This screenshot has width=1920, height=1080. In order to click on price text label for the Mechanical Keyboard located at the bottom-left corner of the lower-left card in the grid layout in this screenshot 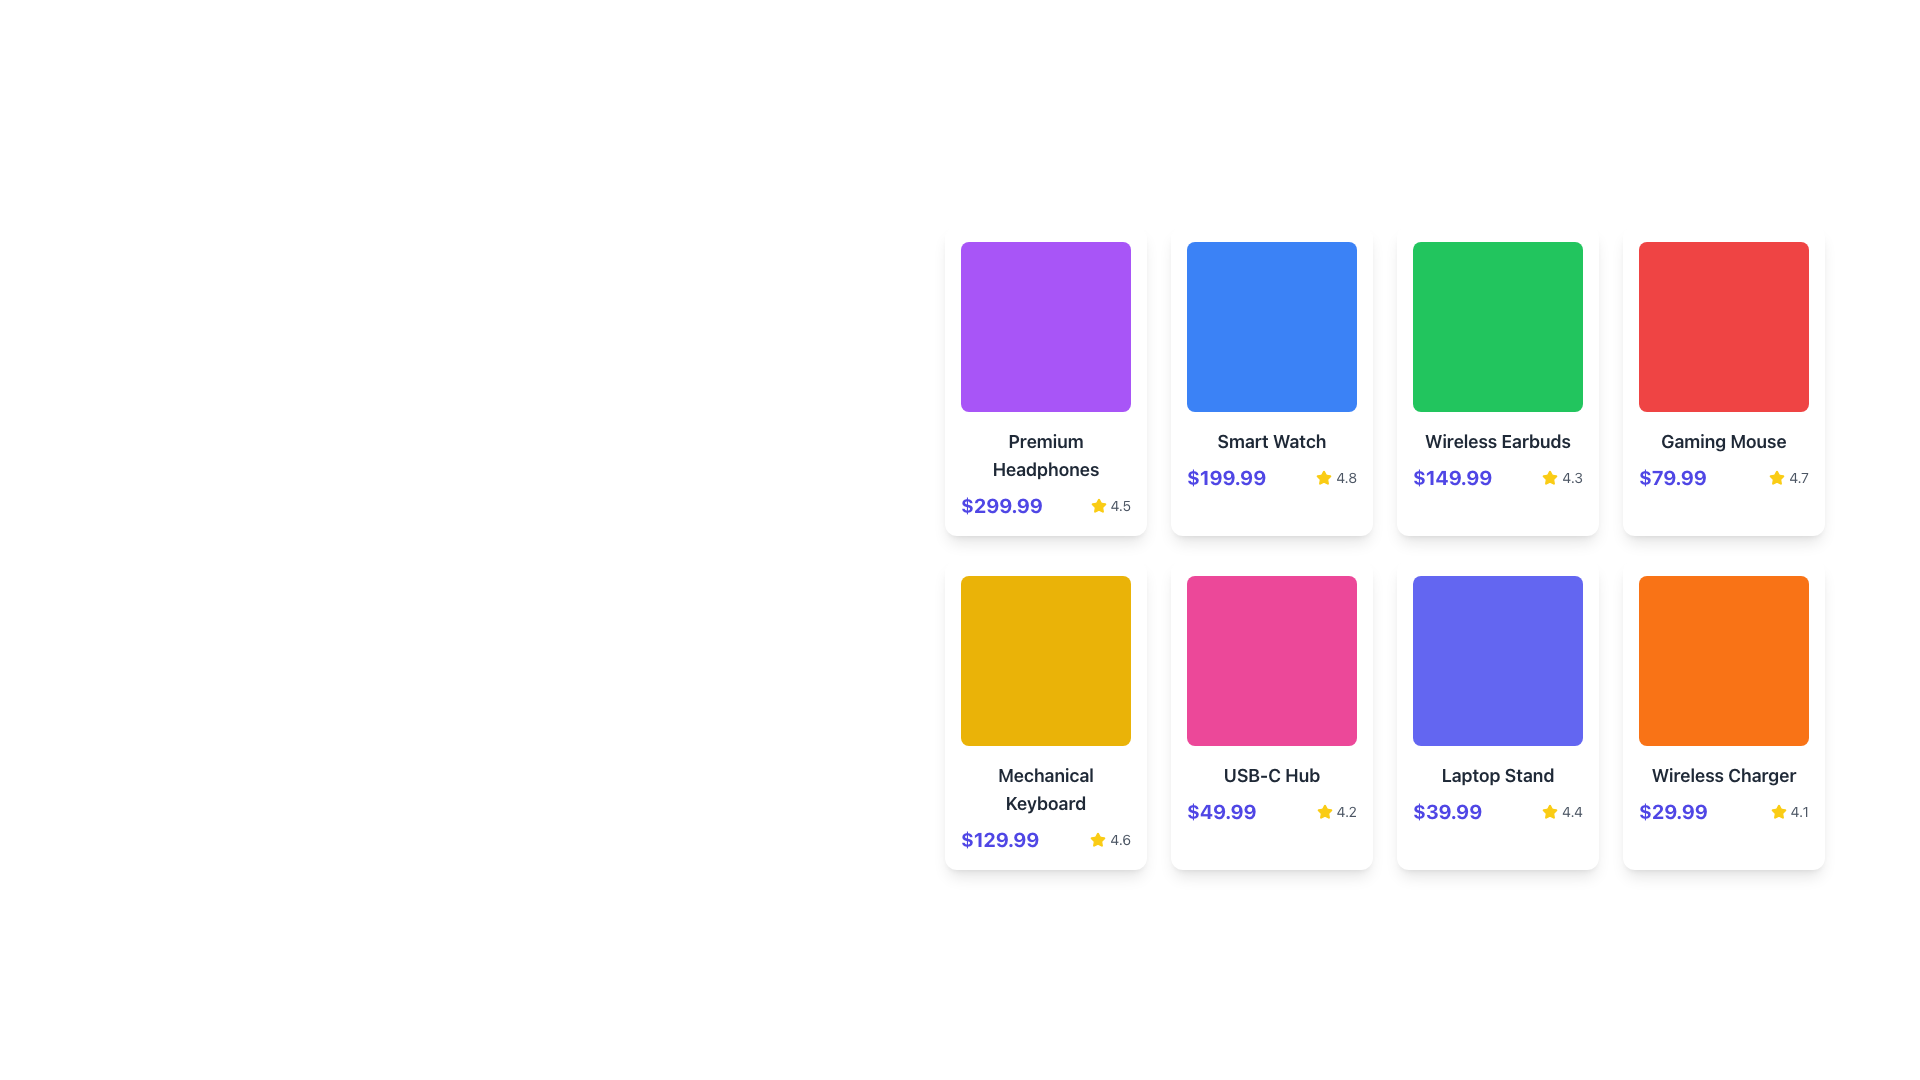, I will do `click(1000, 840)`.